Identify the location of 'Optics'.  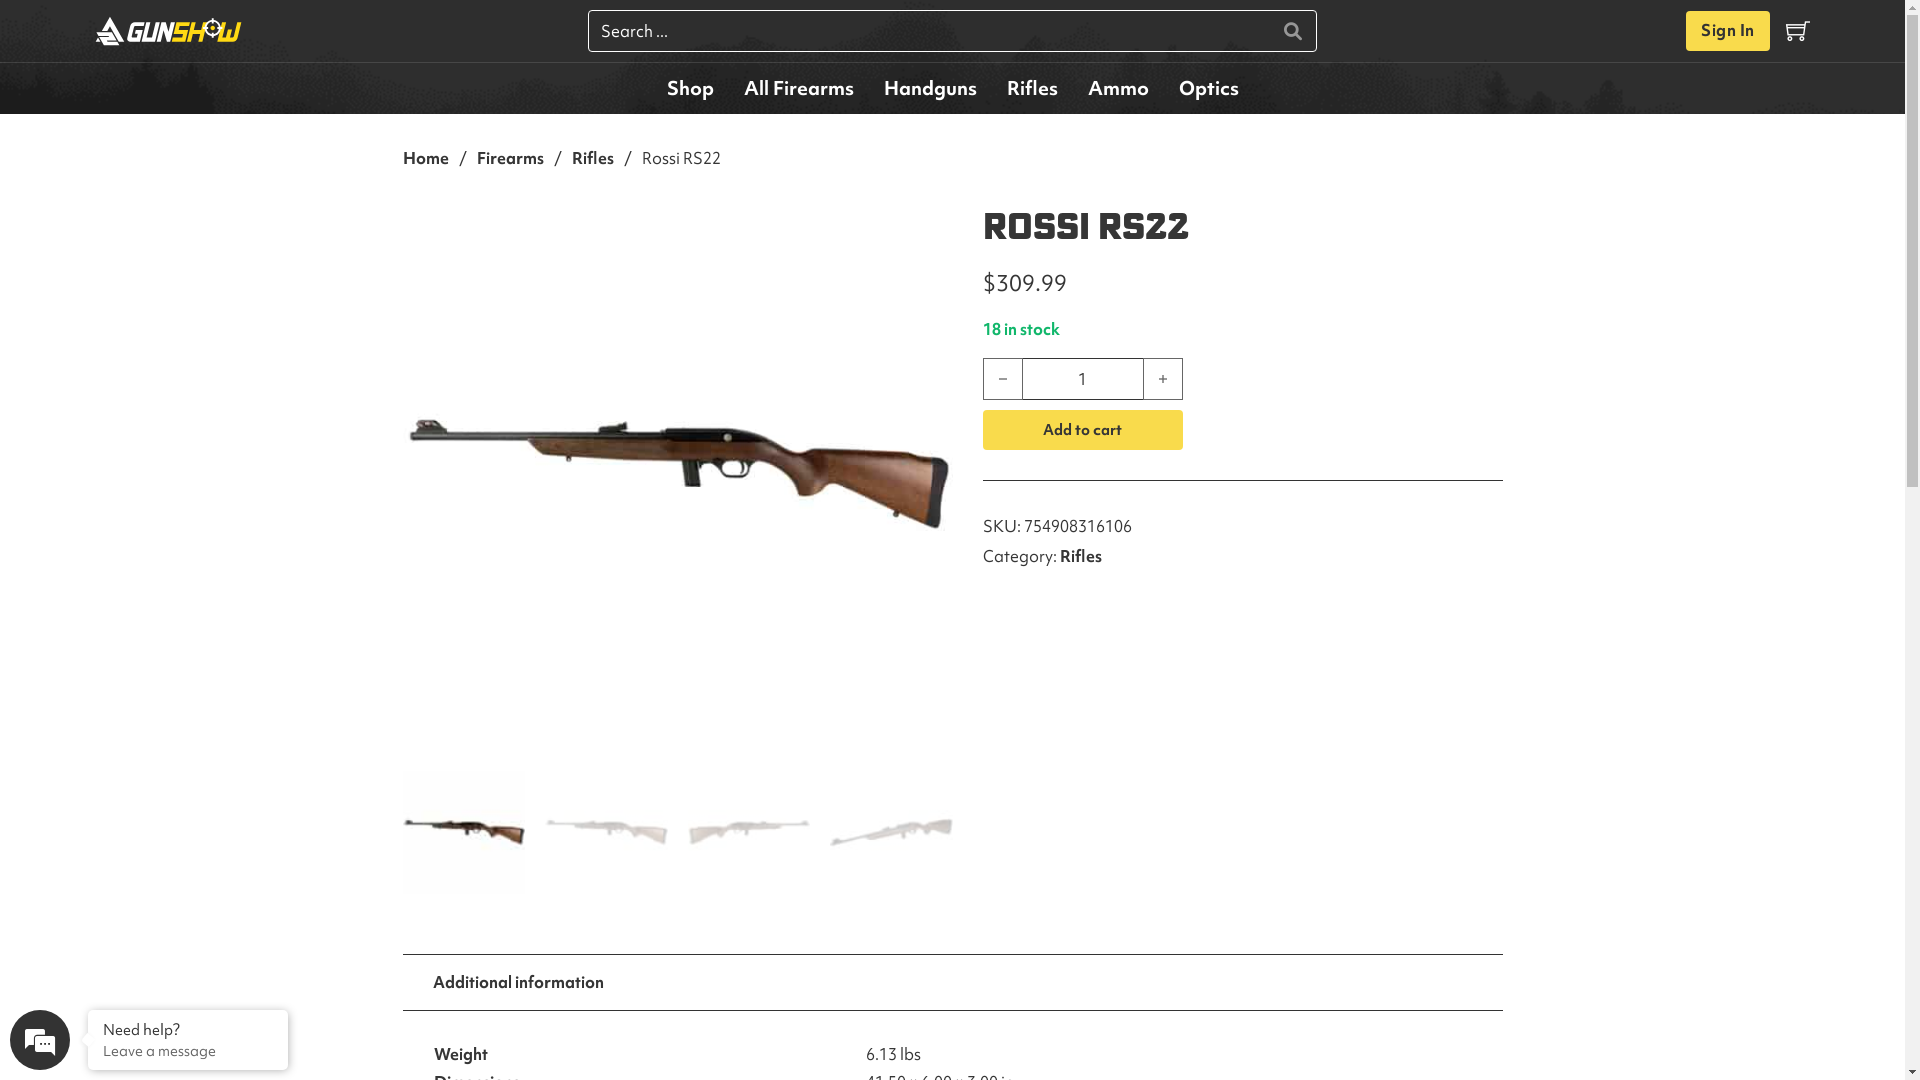
(1208, 87).